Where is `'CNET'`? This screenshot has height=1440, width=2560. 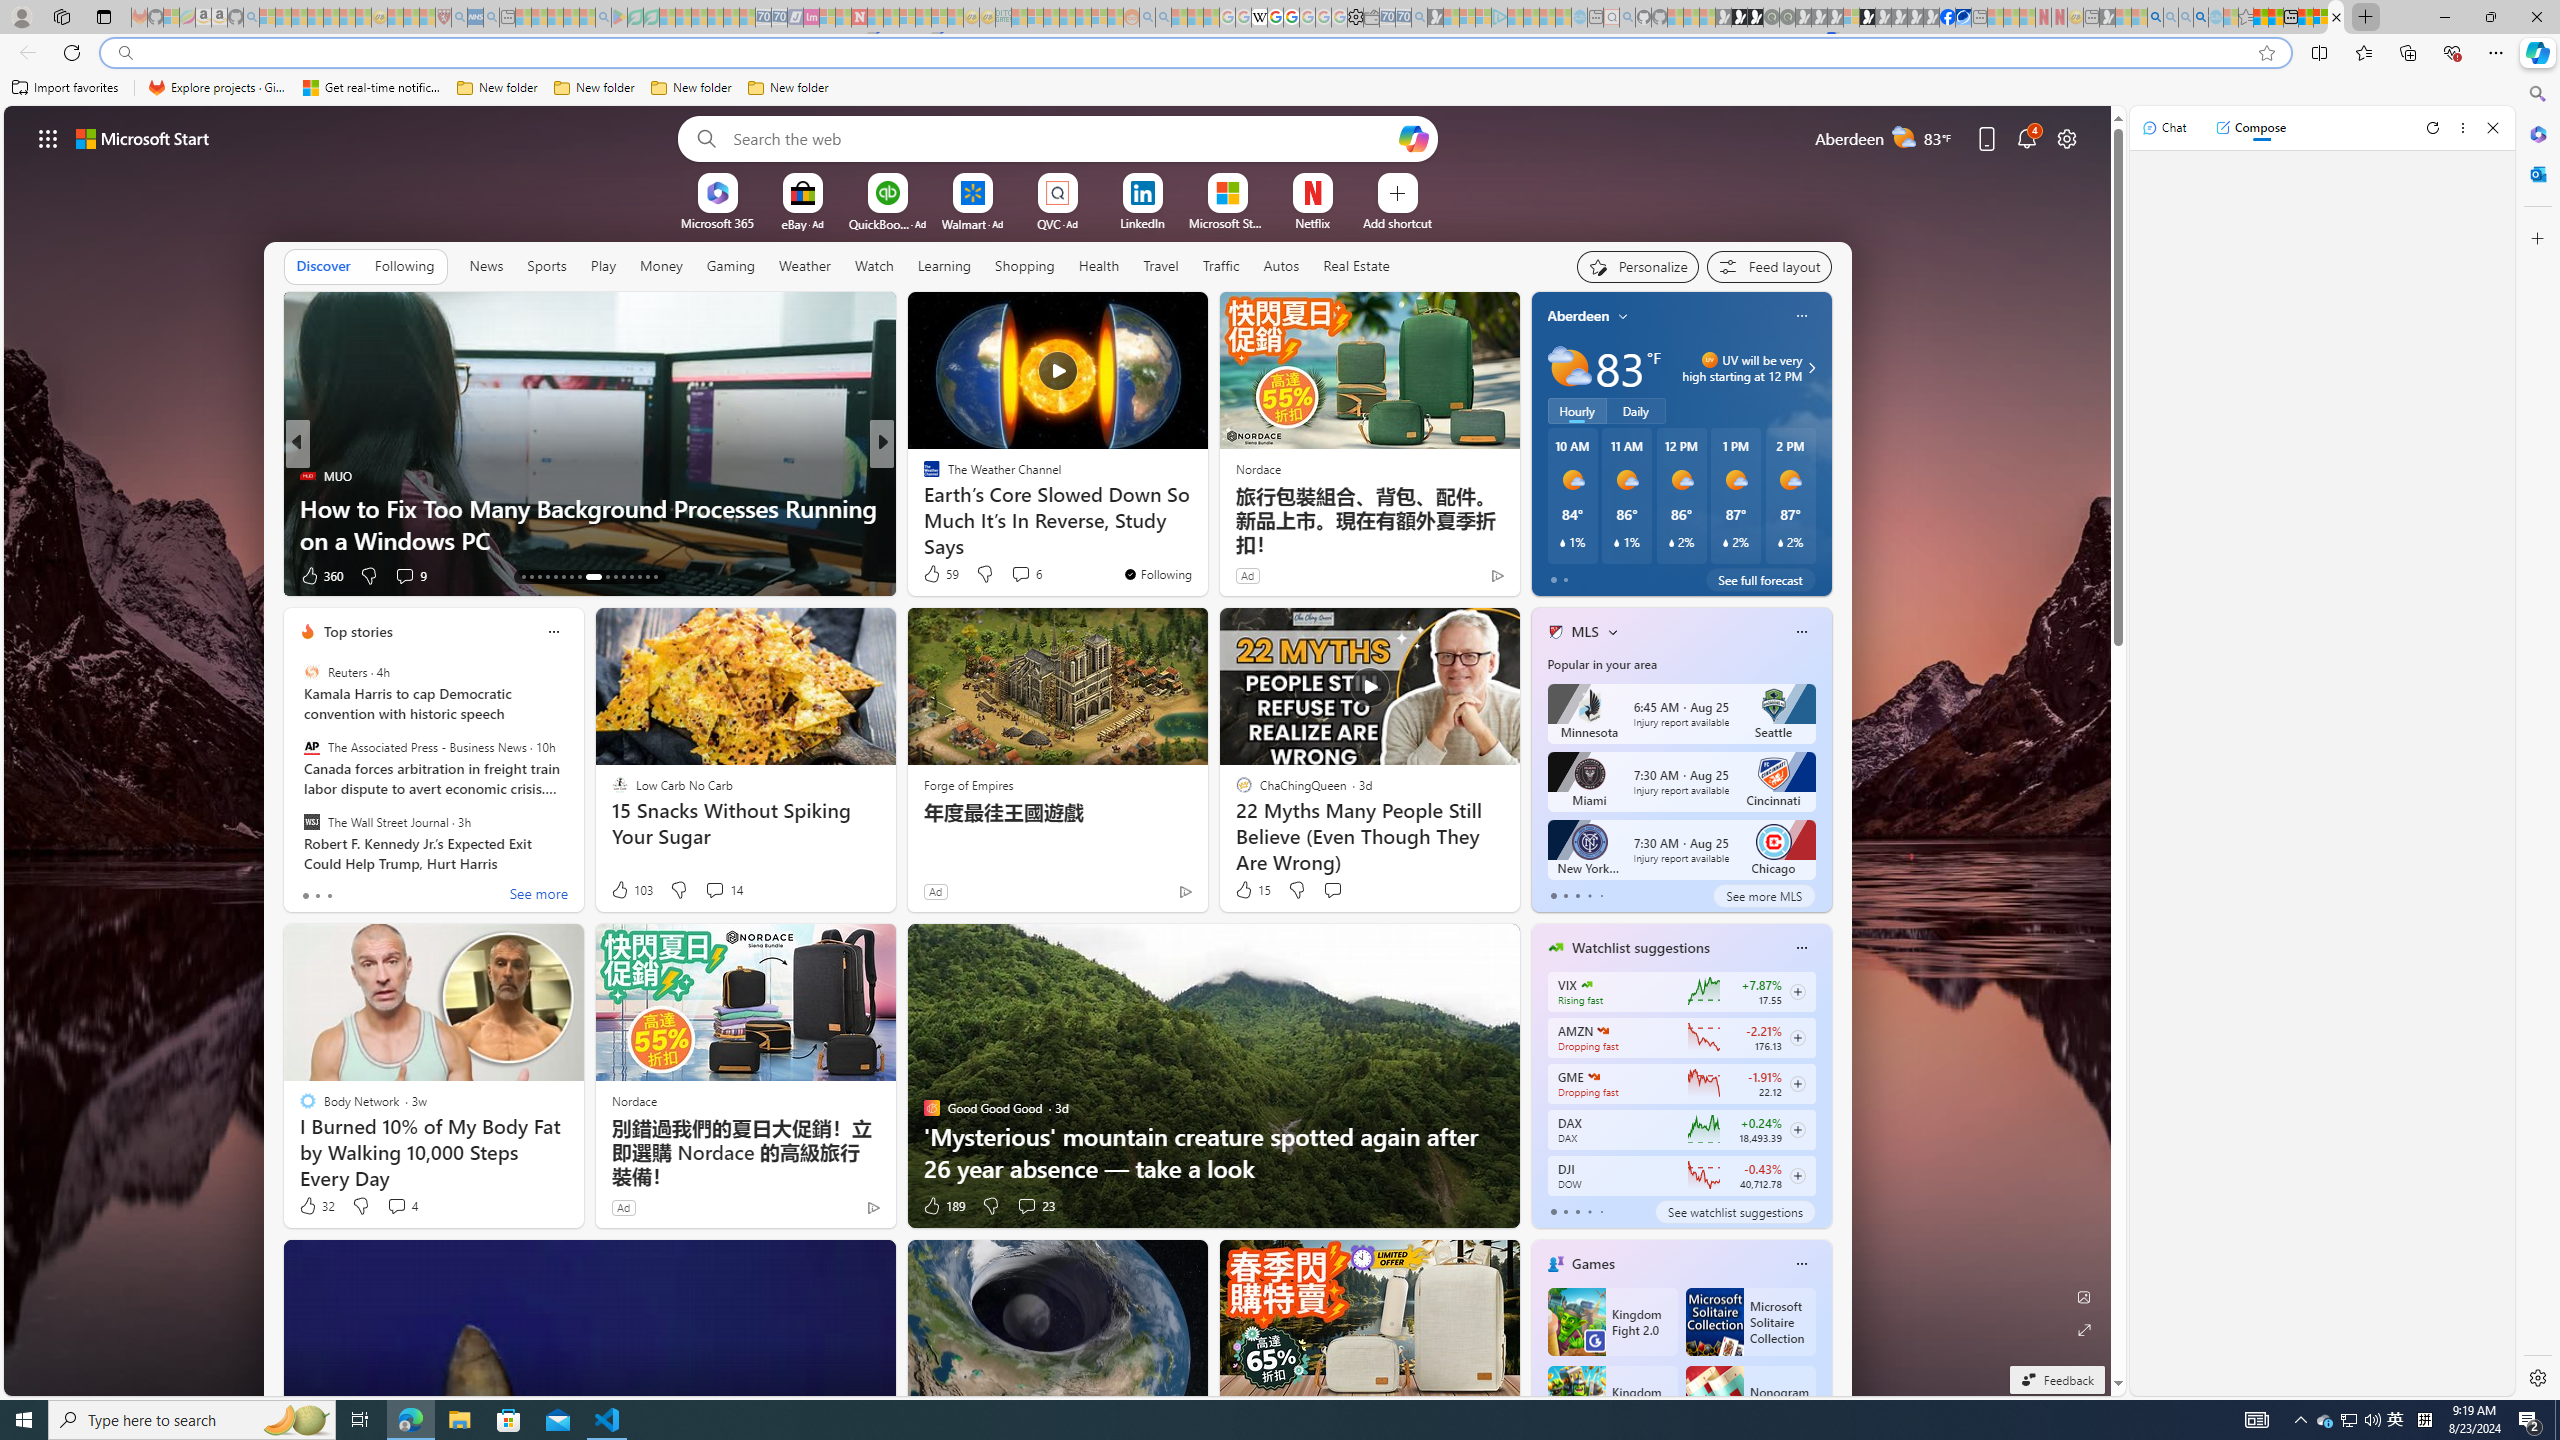 'CNET' is located at coordinates (921, 474).